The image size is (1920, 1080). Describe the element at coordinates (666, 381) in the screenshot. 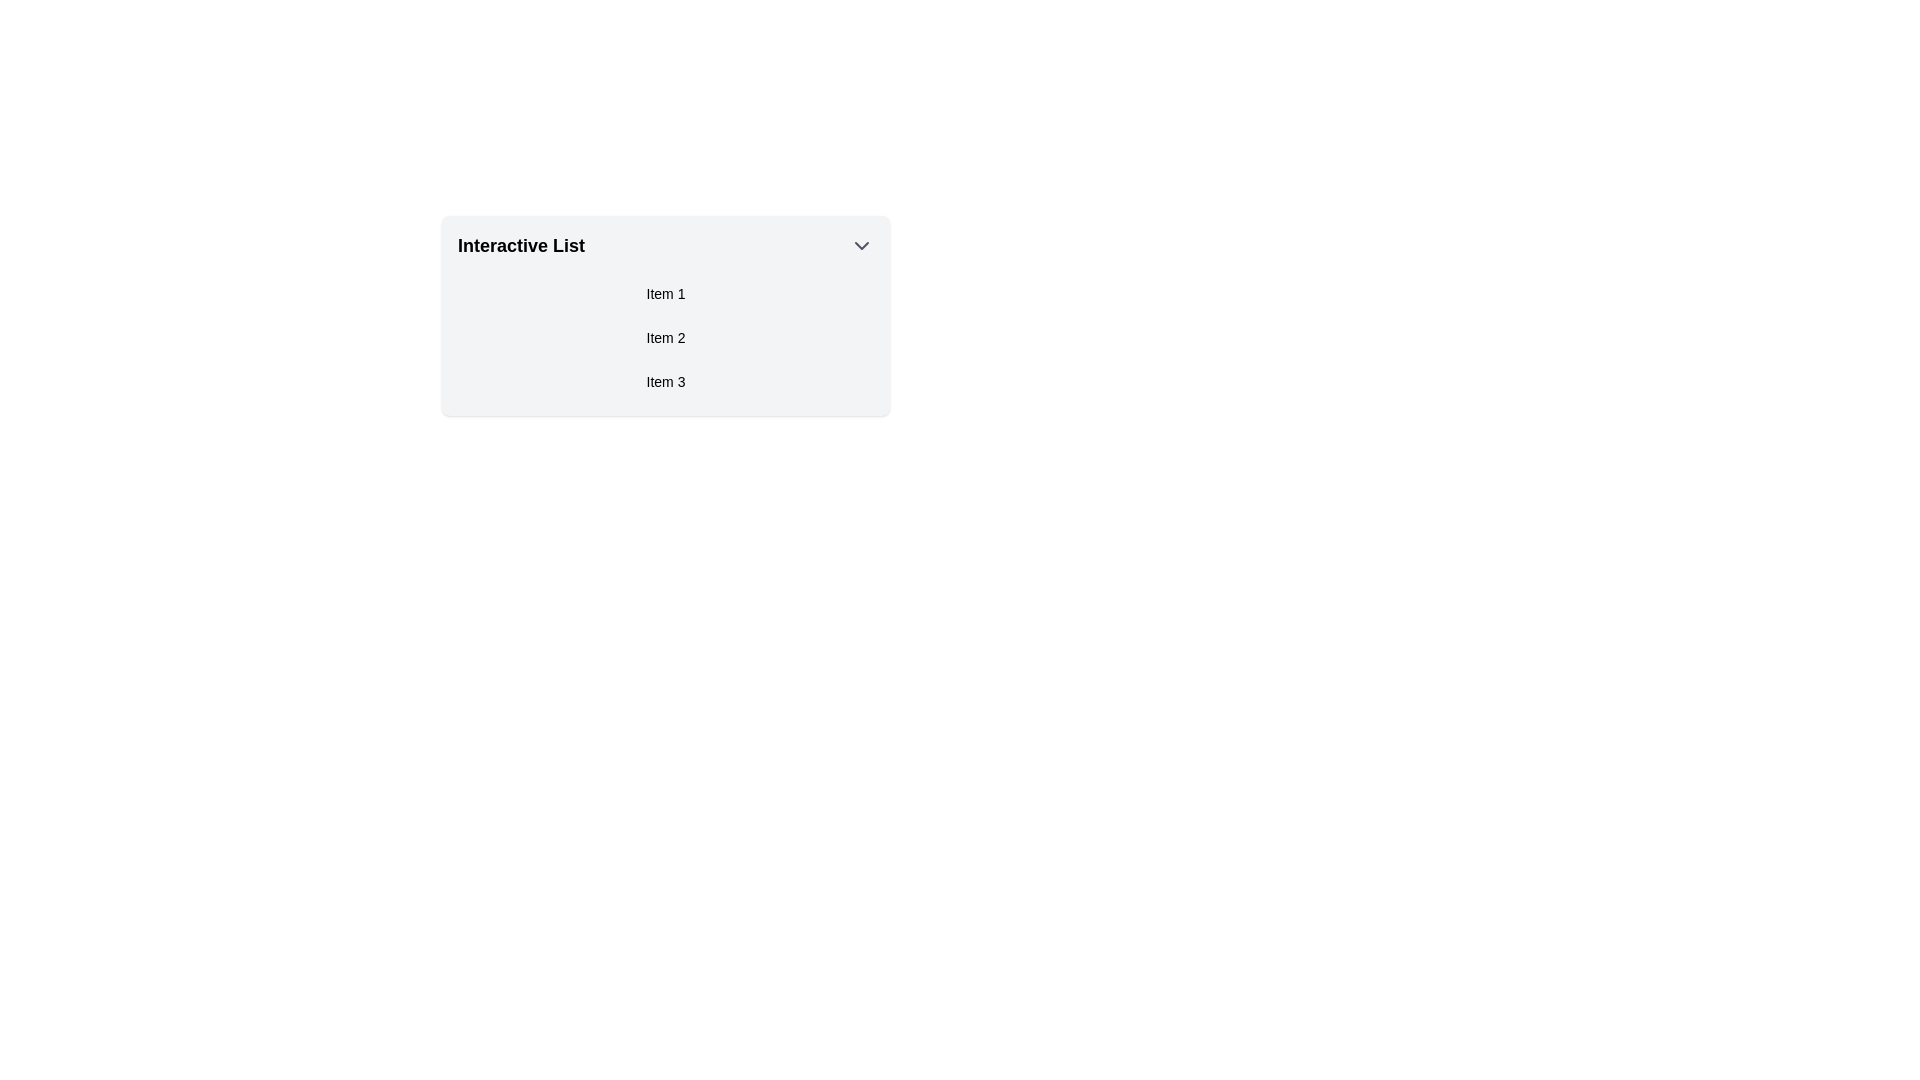

I see `the third item in the 'Interactive List', which is a Text Label representing a selectable option` at that location.